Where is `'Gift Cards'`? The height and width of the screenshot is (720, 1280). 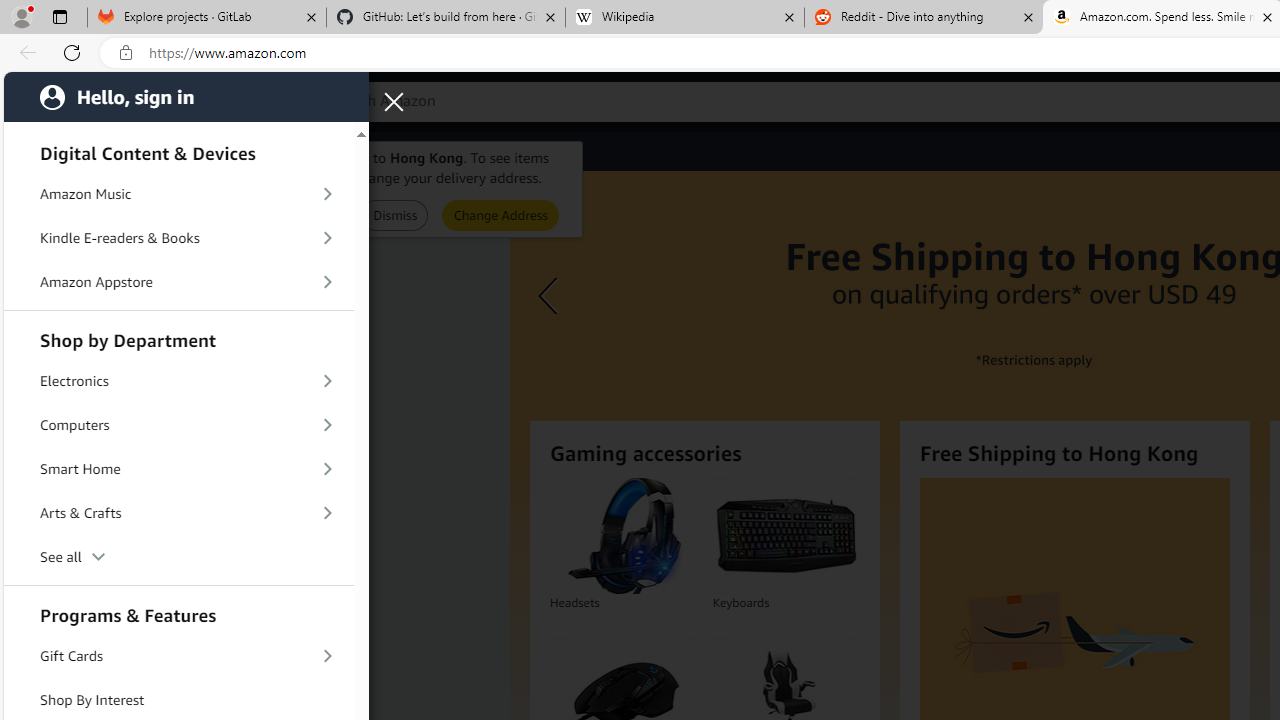
'Gift Cards' is located at coordinates (179, 657).